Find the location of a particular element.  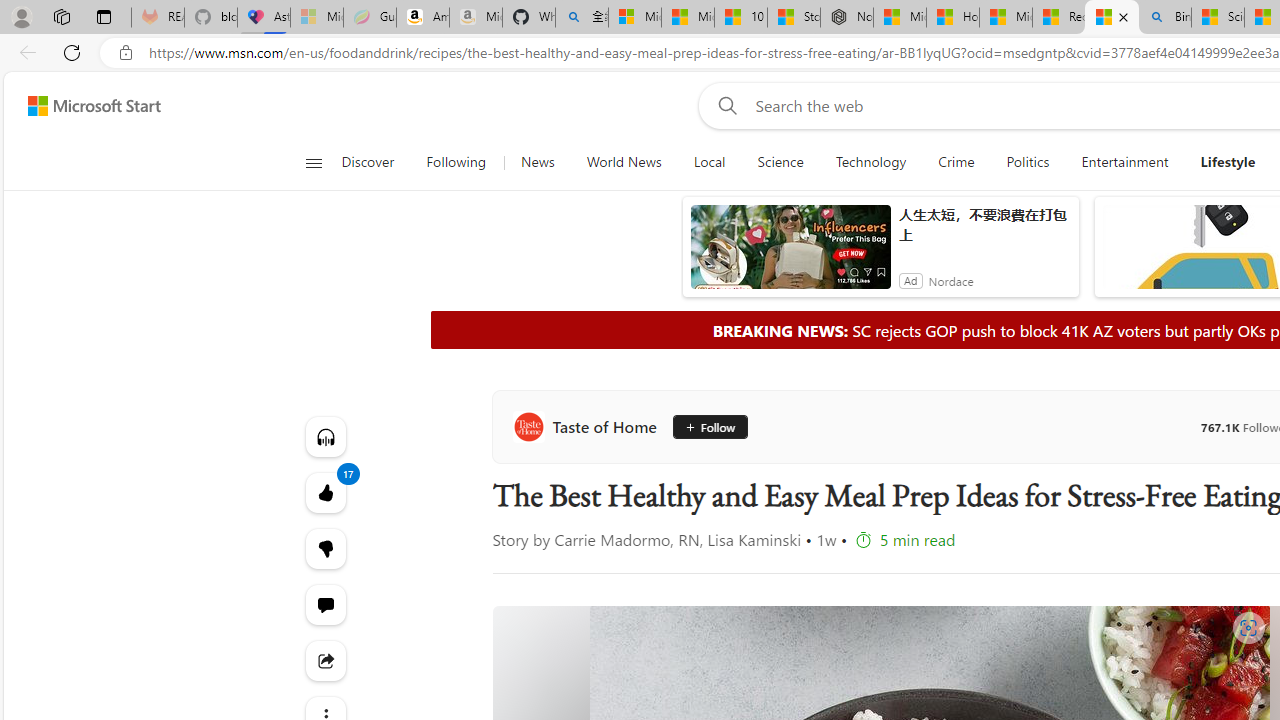

'Entertainment' is located at coordinates (1125, 162).